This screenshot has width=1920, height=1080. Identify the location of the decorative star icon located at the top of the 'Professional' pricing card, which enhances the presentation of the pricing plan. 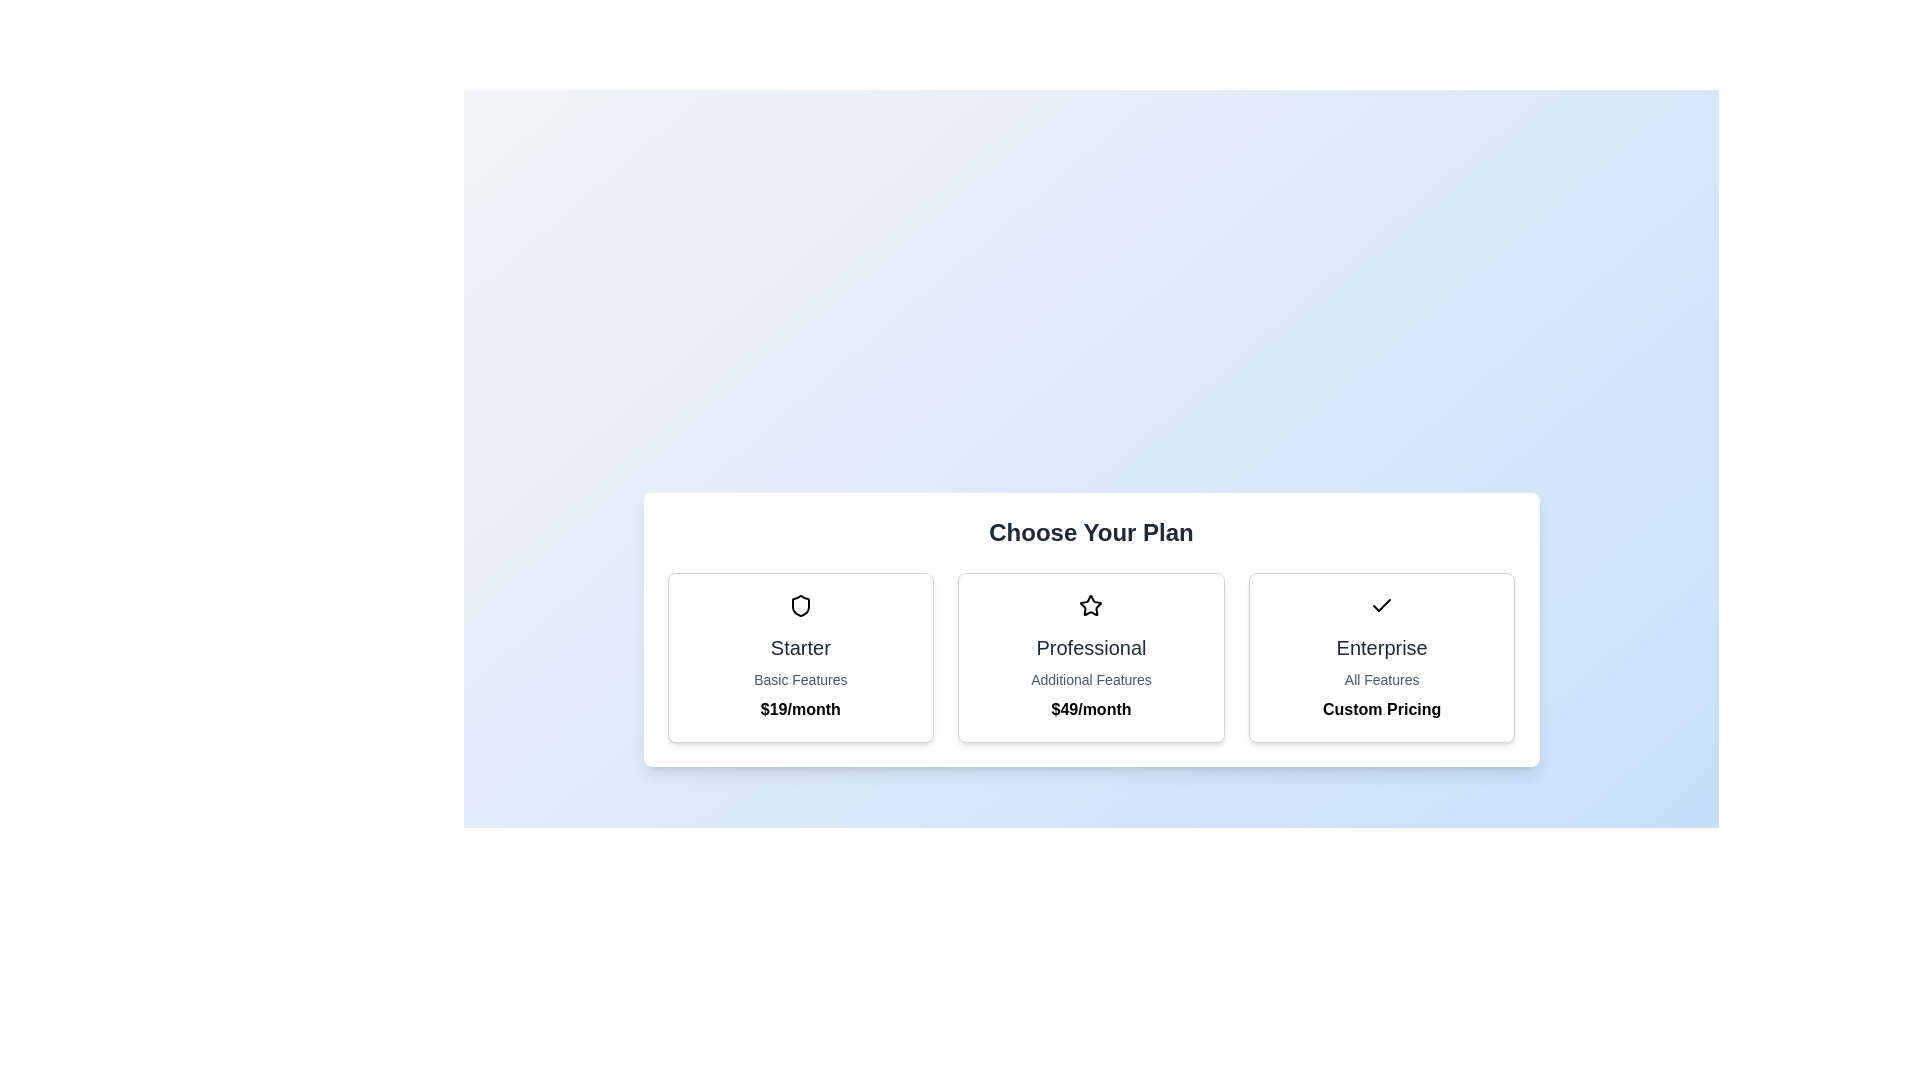
(1090, 604).